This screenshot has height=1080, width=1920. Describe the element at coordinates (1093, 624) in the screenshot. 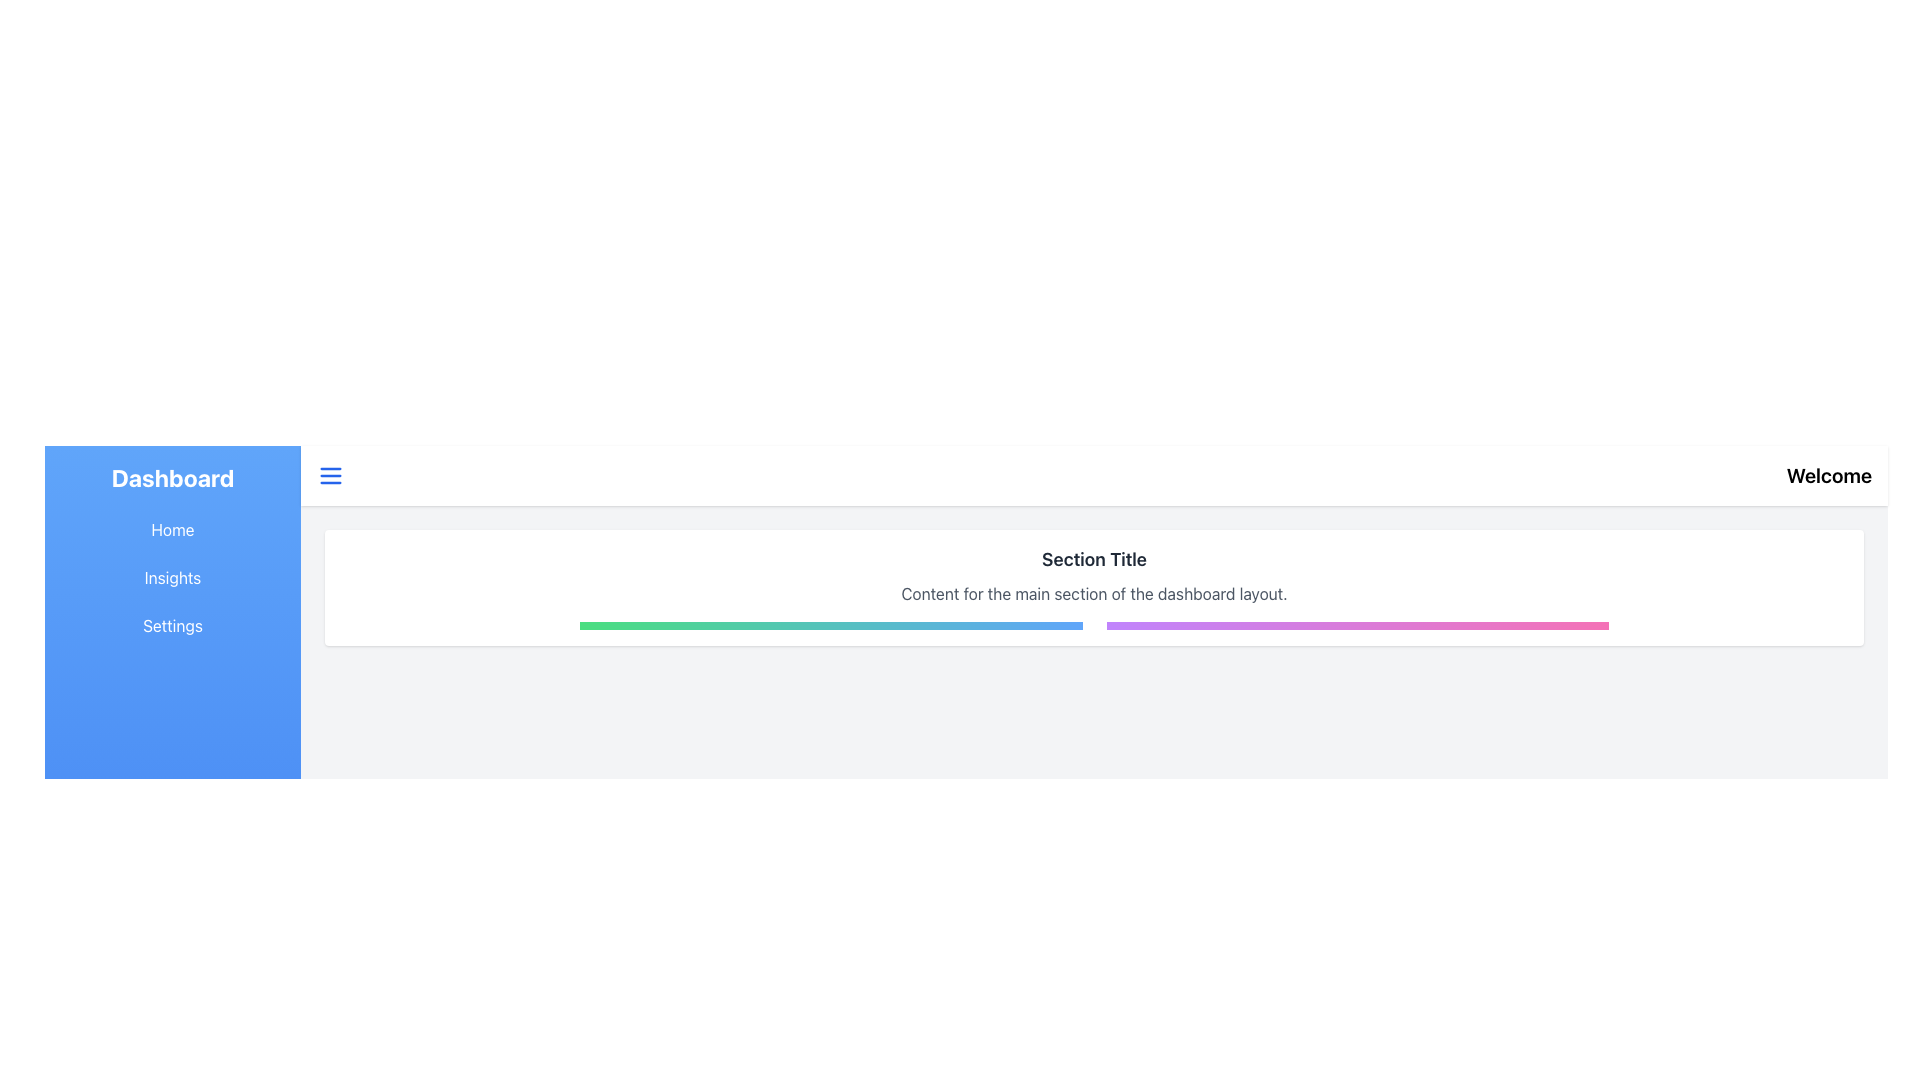

I see `the Decorative progress or status bar located below 'Section Title', visually represented by two segments, centered in the card layout` at that location.